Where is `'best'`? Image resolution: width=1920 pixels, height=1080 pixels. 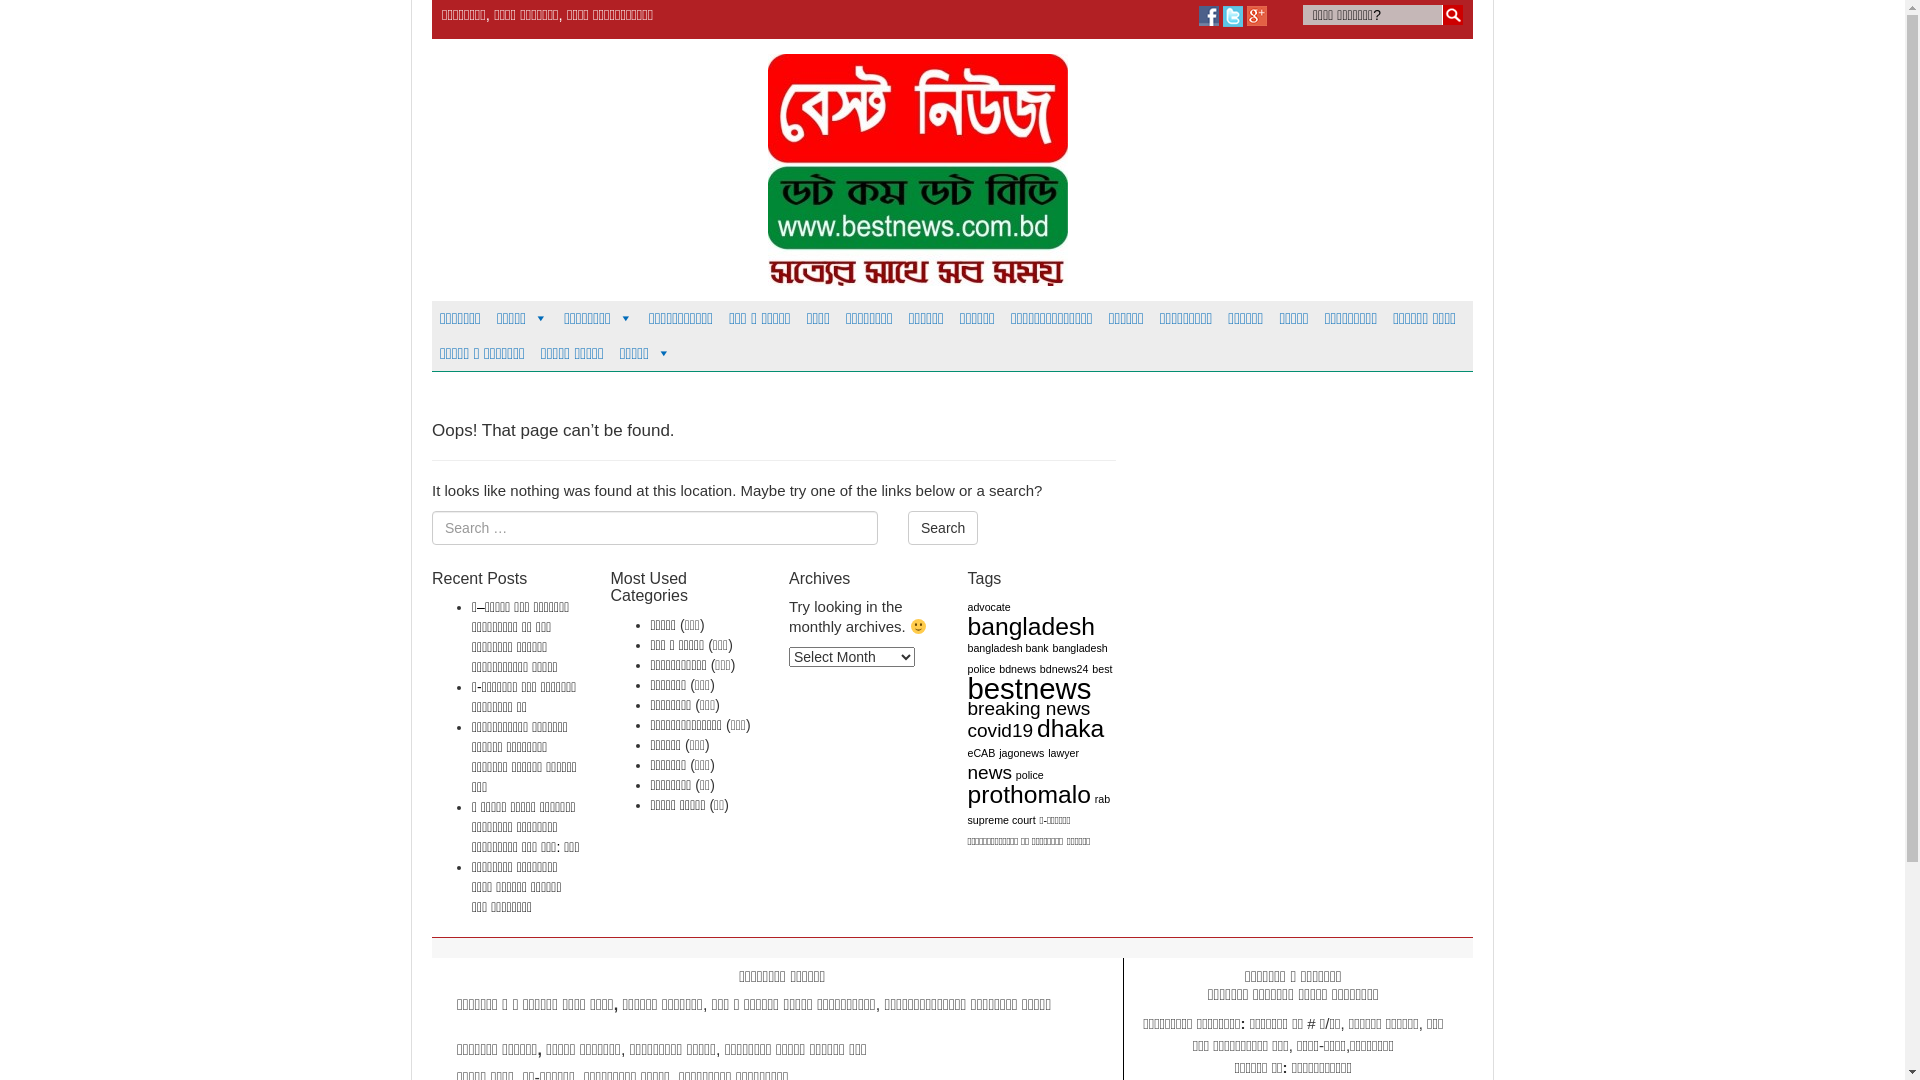
'best' is located at coordinates (1090, 668).